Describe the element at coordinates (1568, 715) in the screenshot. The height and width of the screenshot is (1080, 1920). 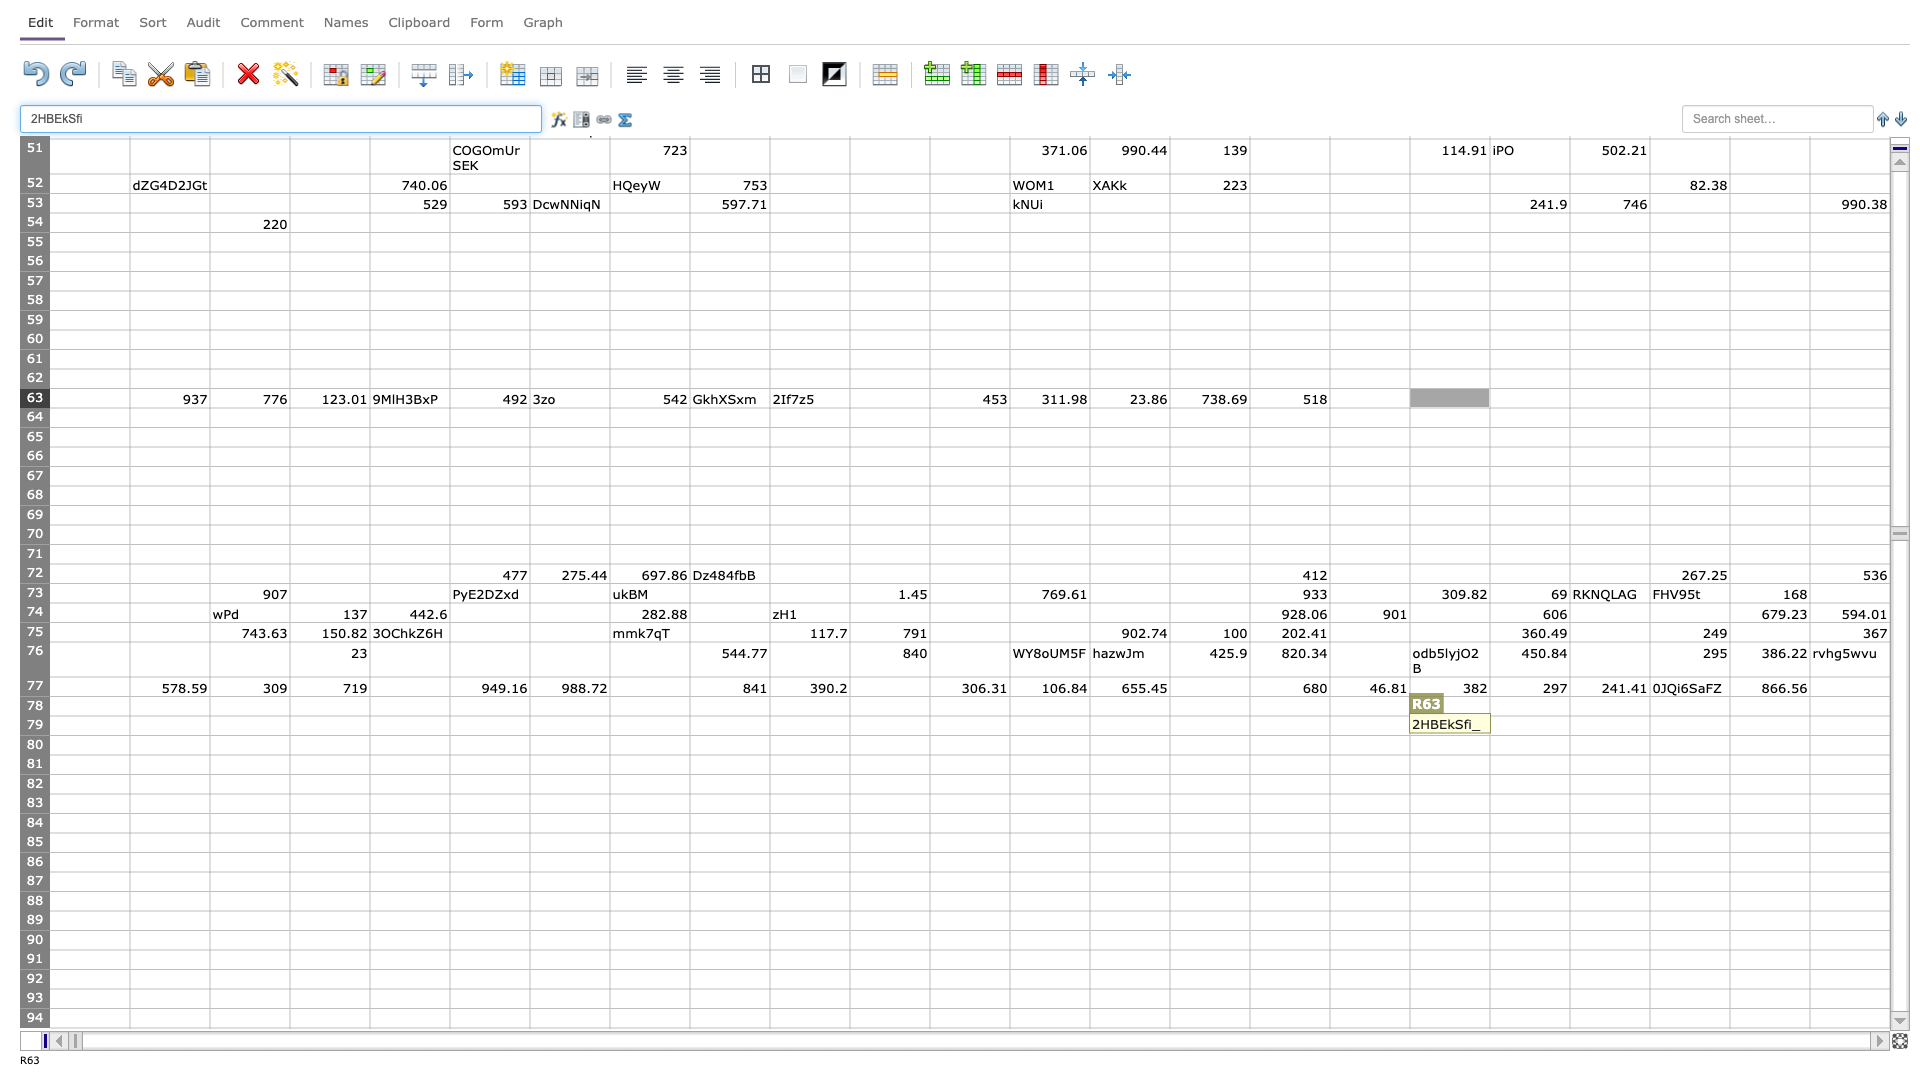
I see `Northwest corner of cell T79` at that location.